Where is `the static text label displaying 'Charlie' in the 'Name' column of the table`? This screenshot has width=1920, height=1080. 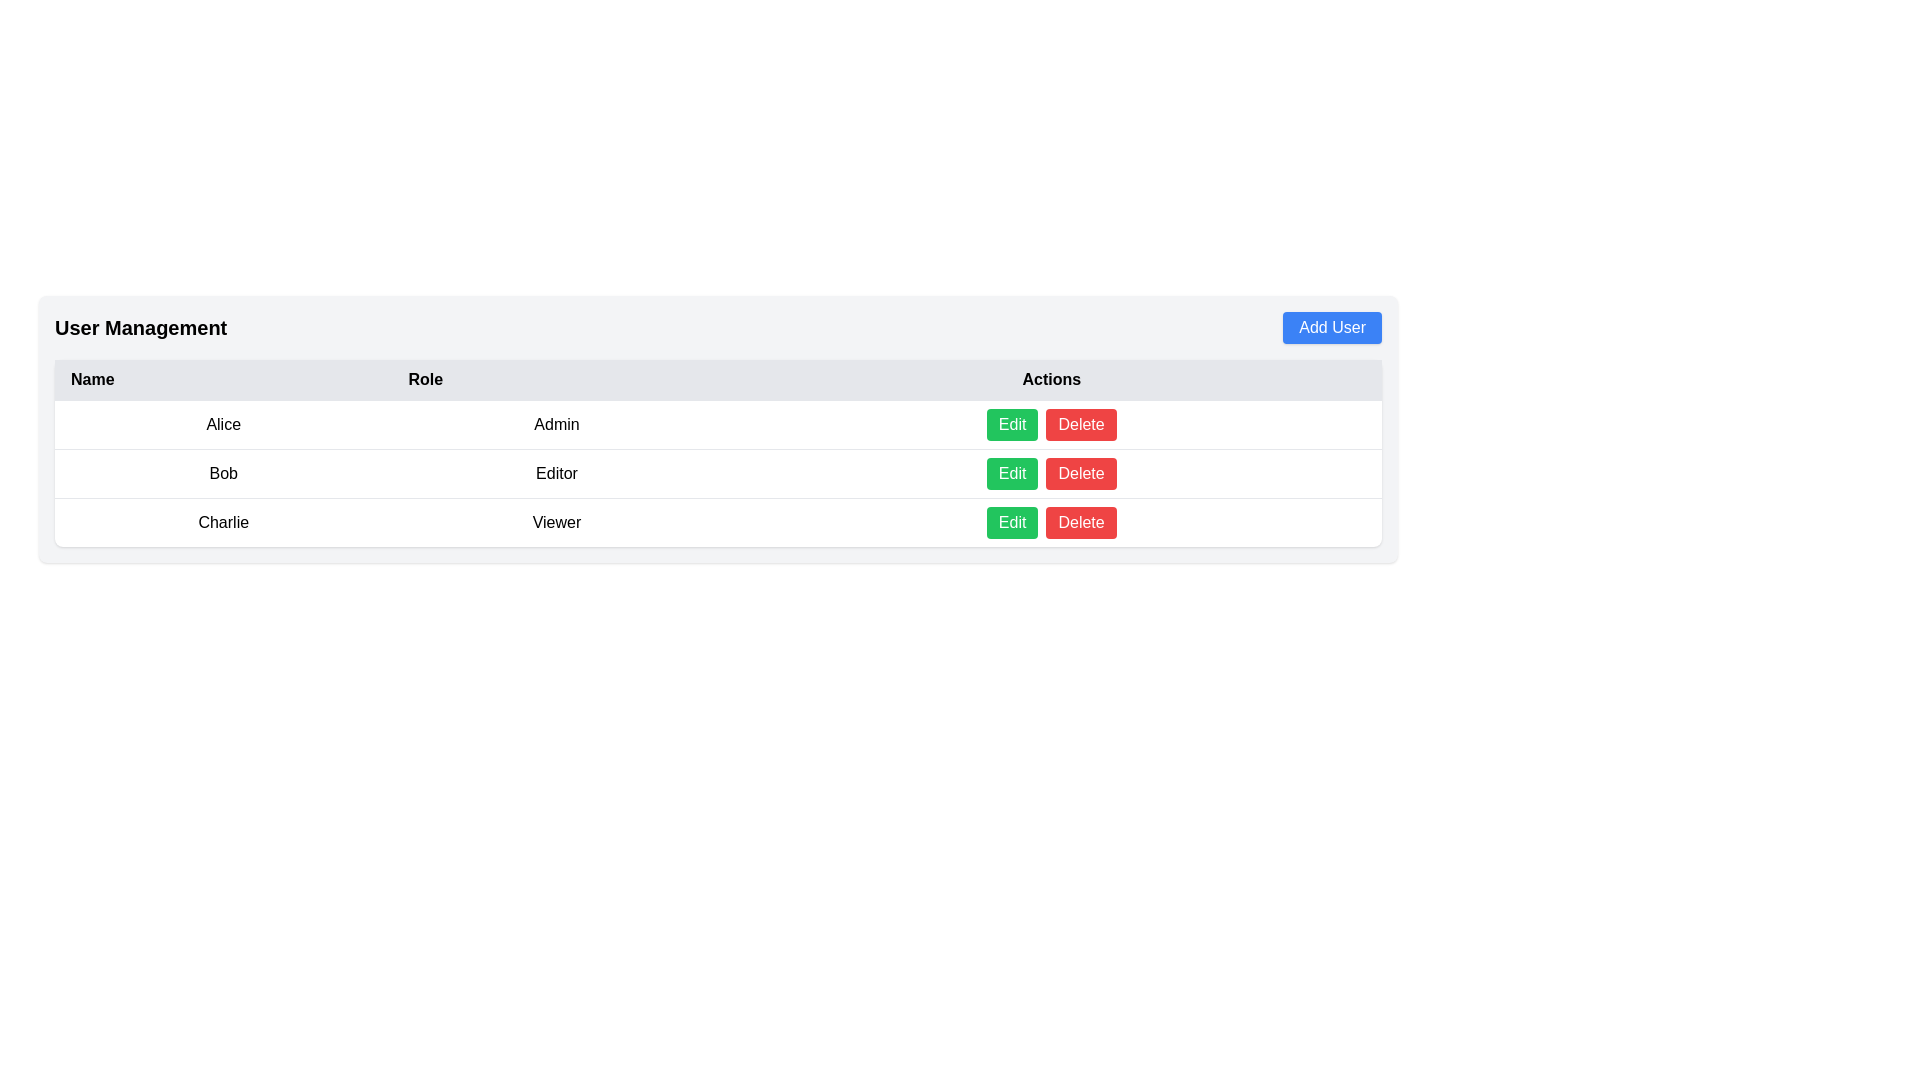 the static text label displaying 'Charlie' in the 'Name' column of the table is located at coordinates (223, 521).